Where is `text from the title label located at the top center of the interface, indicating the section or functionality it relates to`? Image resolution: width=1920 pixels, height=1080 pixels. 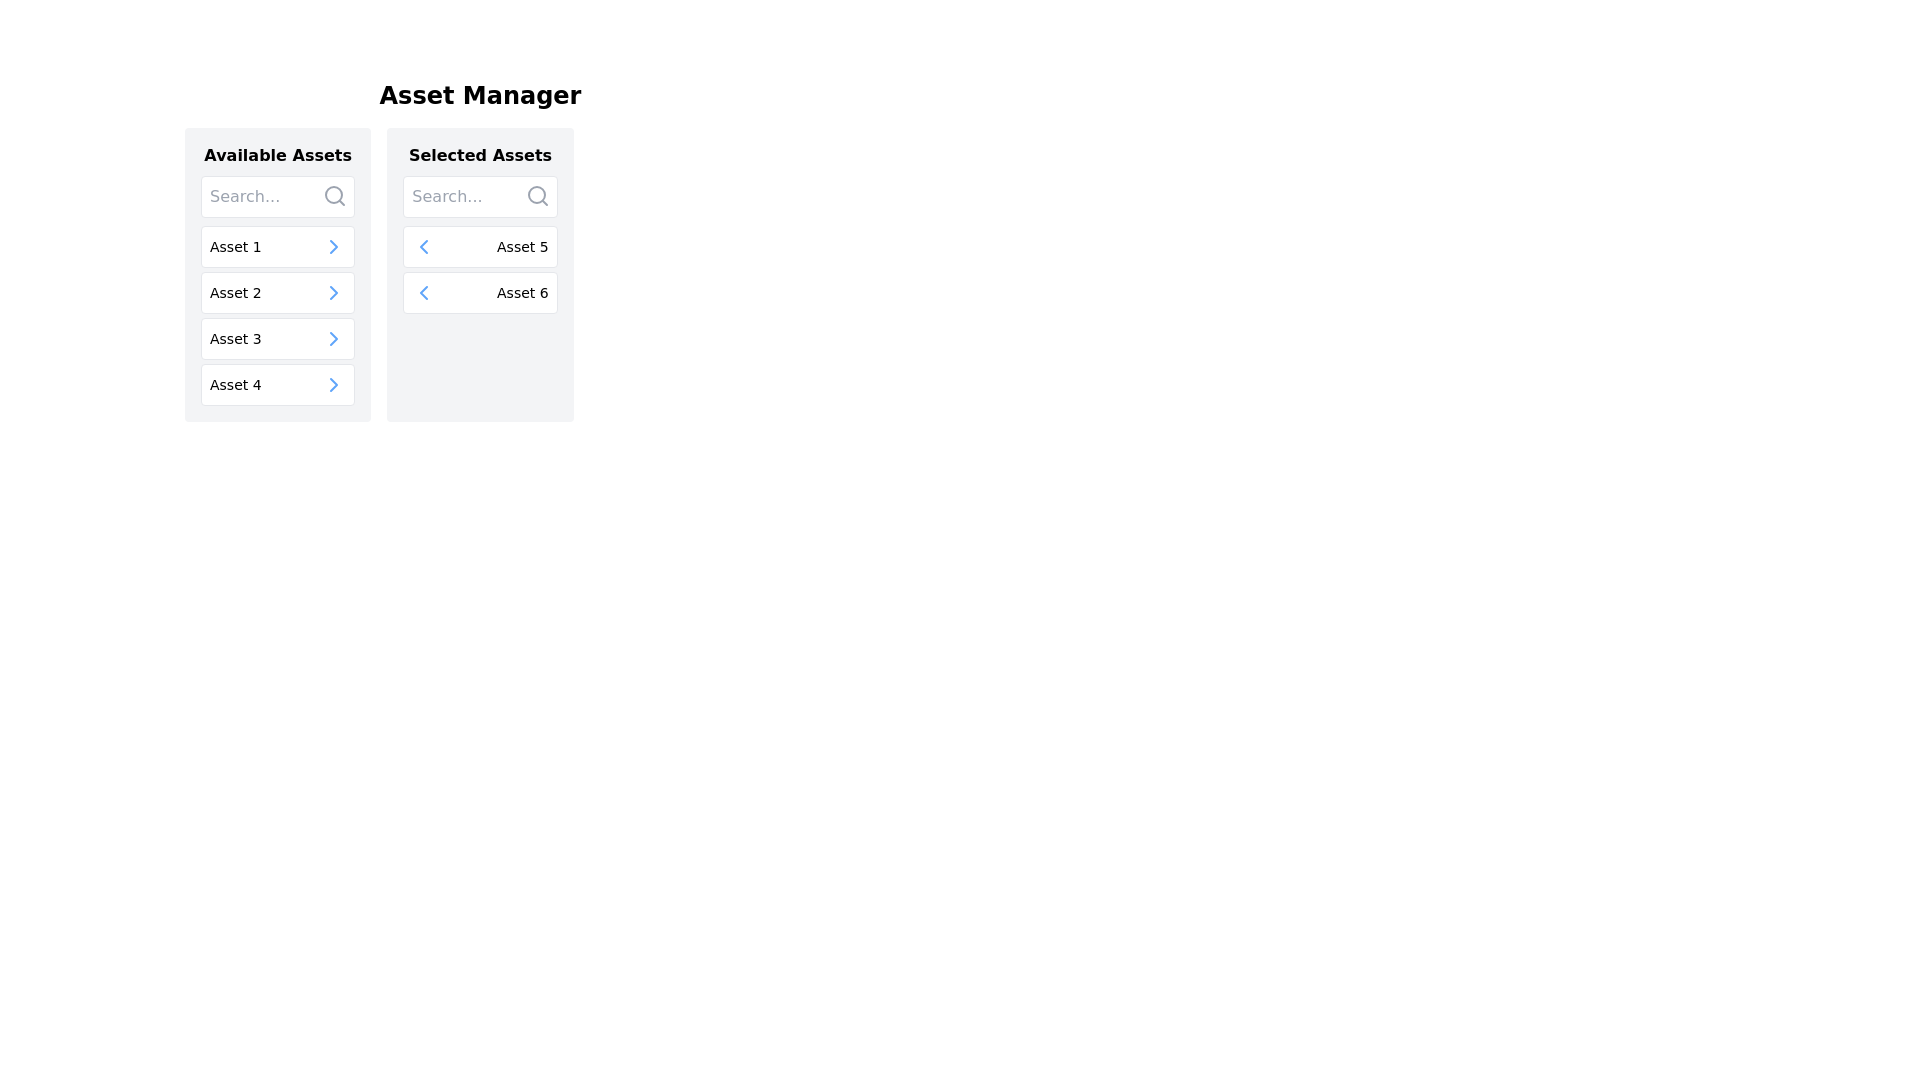 text from the title label located at the top center of the interface, indicating the section or functionality it relates to is located at coordinates (480, 96).